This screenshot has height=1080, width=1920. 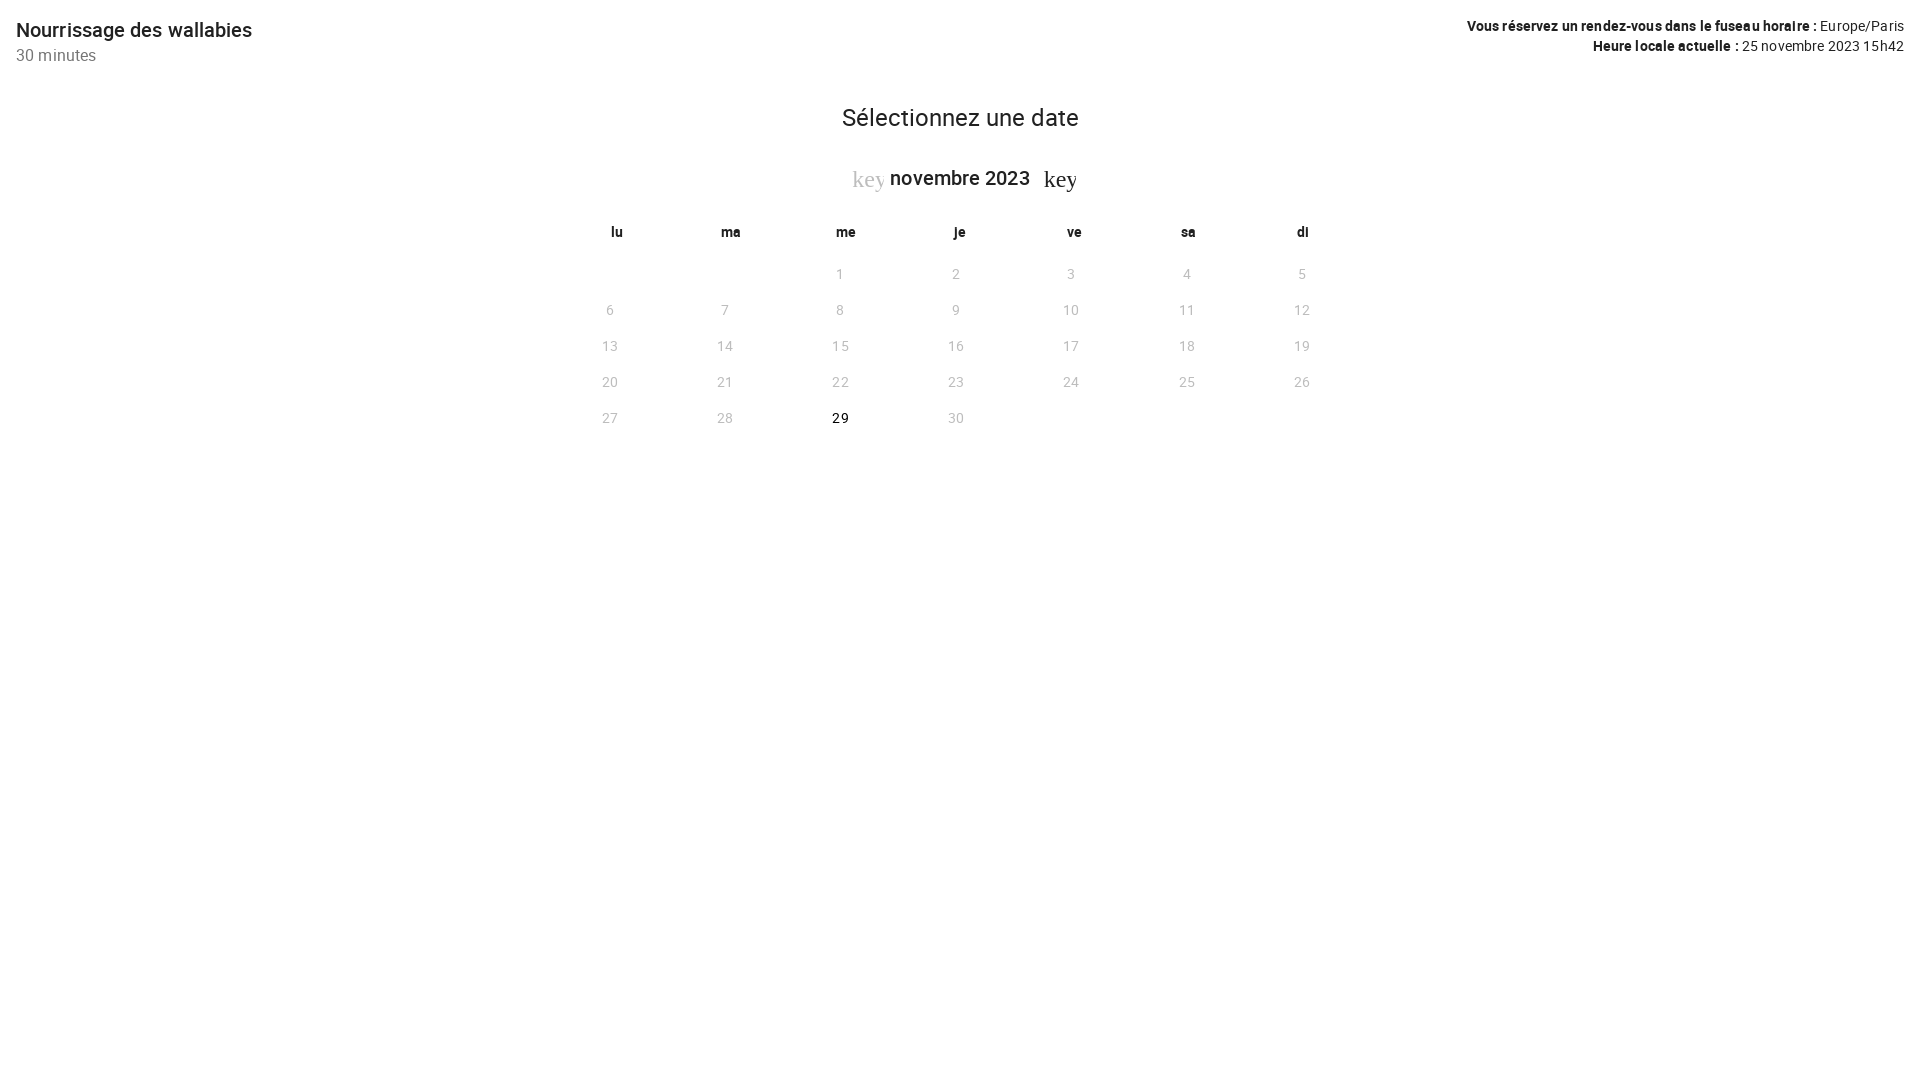 I want to click on '1', so click(x=840, y=273).